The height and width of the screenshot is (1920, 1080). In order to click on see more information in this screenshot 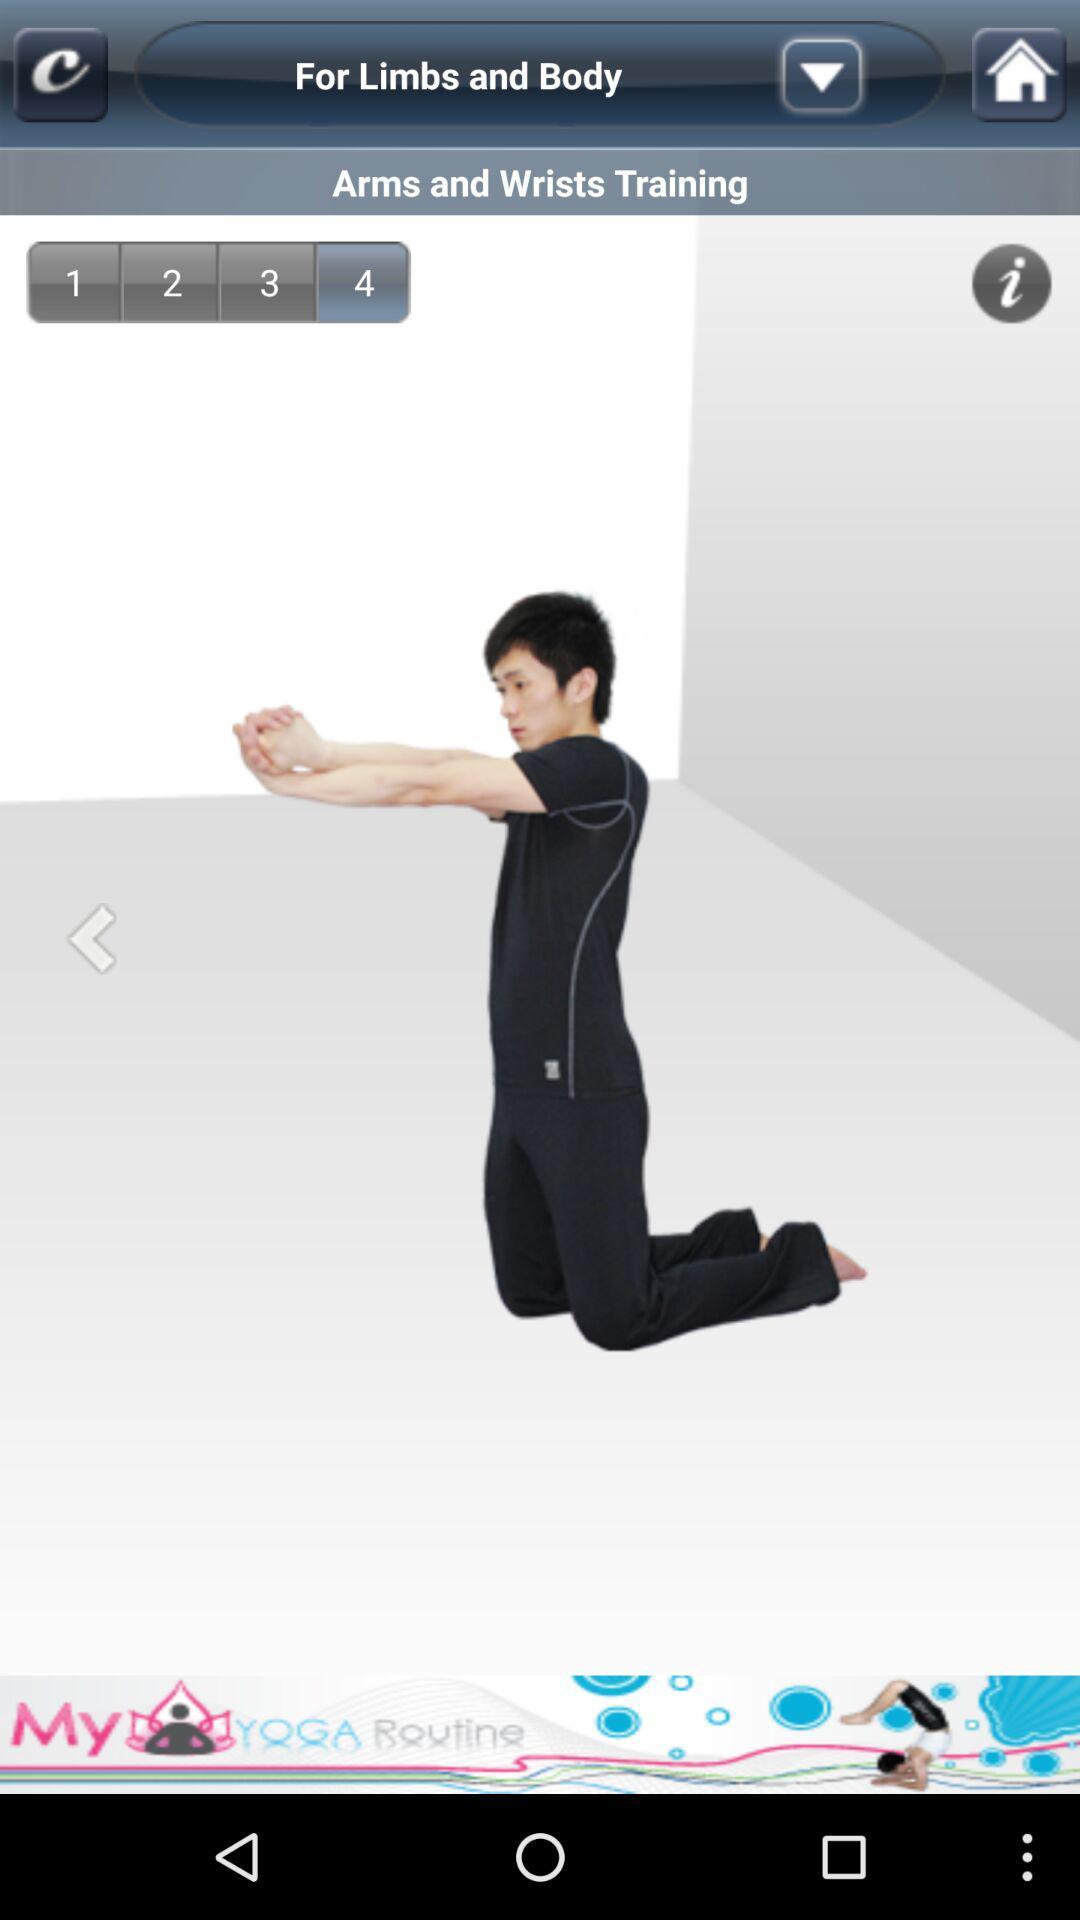, I will do `click(1011, 282)`.